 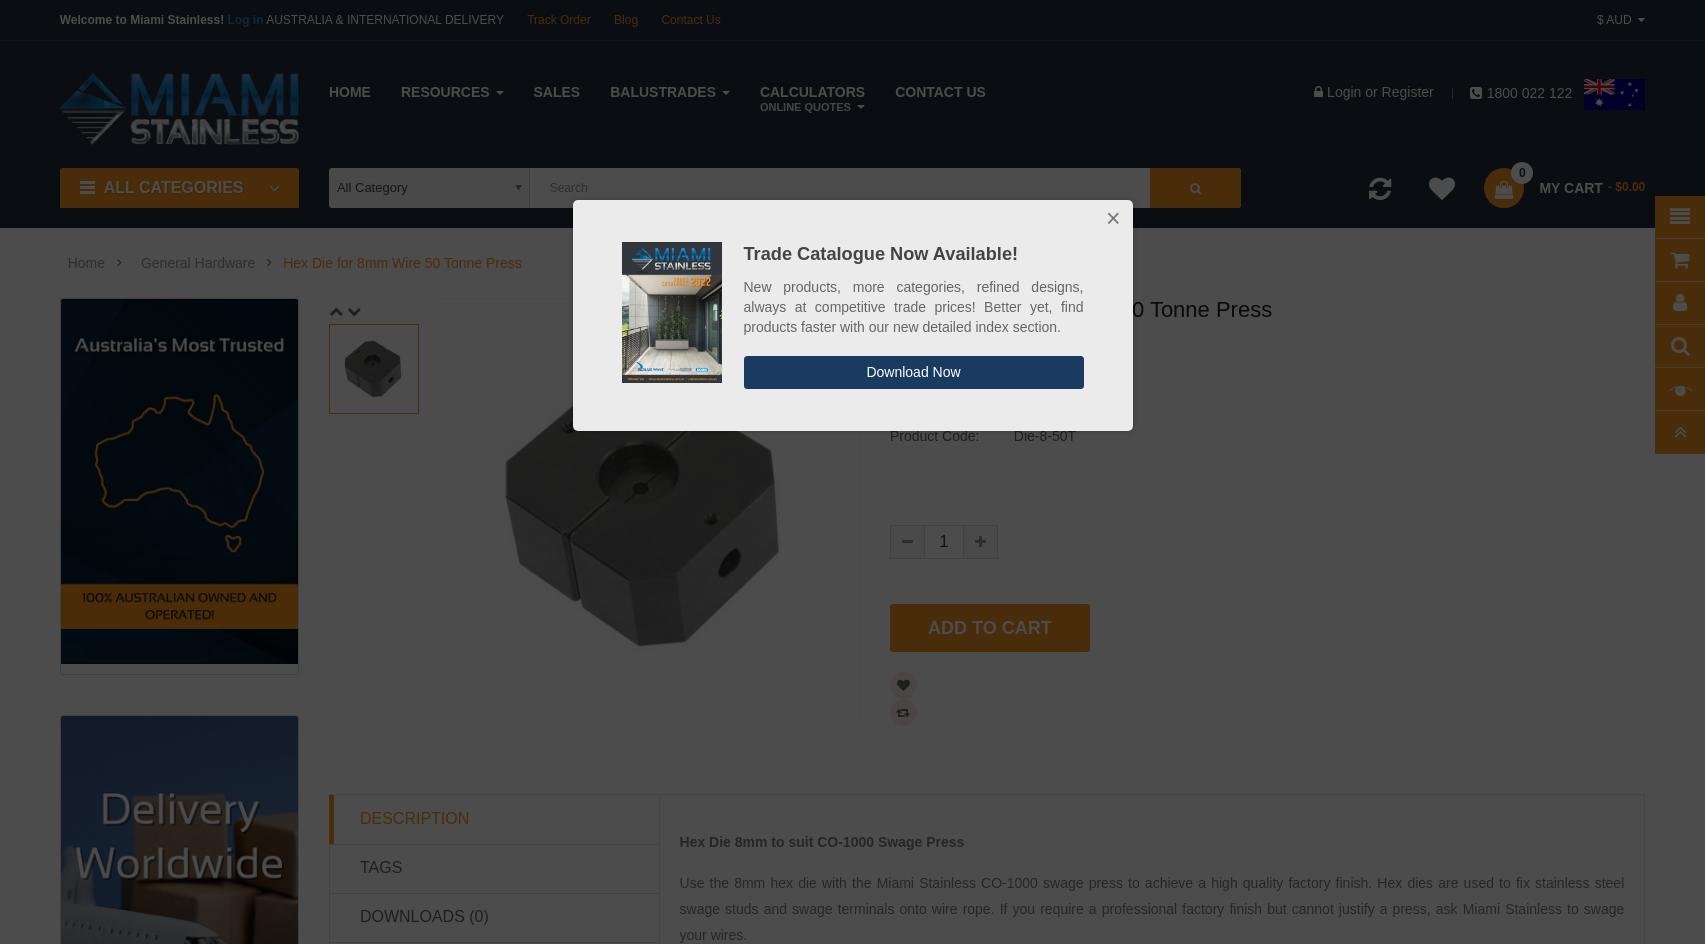 What do you see at coordinates (1618, 302) in the screenshot?
I see `'Account'` at bounding box center [1618, 302].